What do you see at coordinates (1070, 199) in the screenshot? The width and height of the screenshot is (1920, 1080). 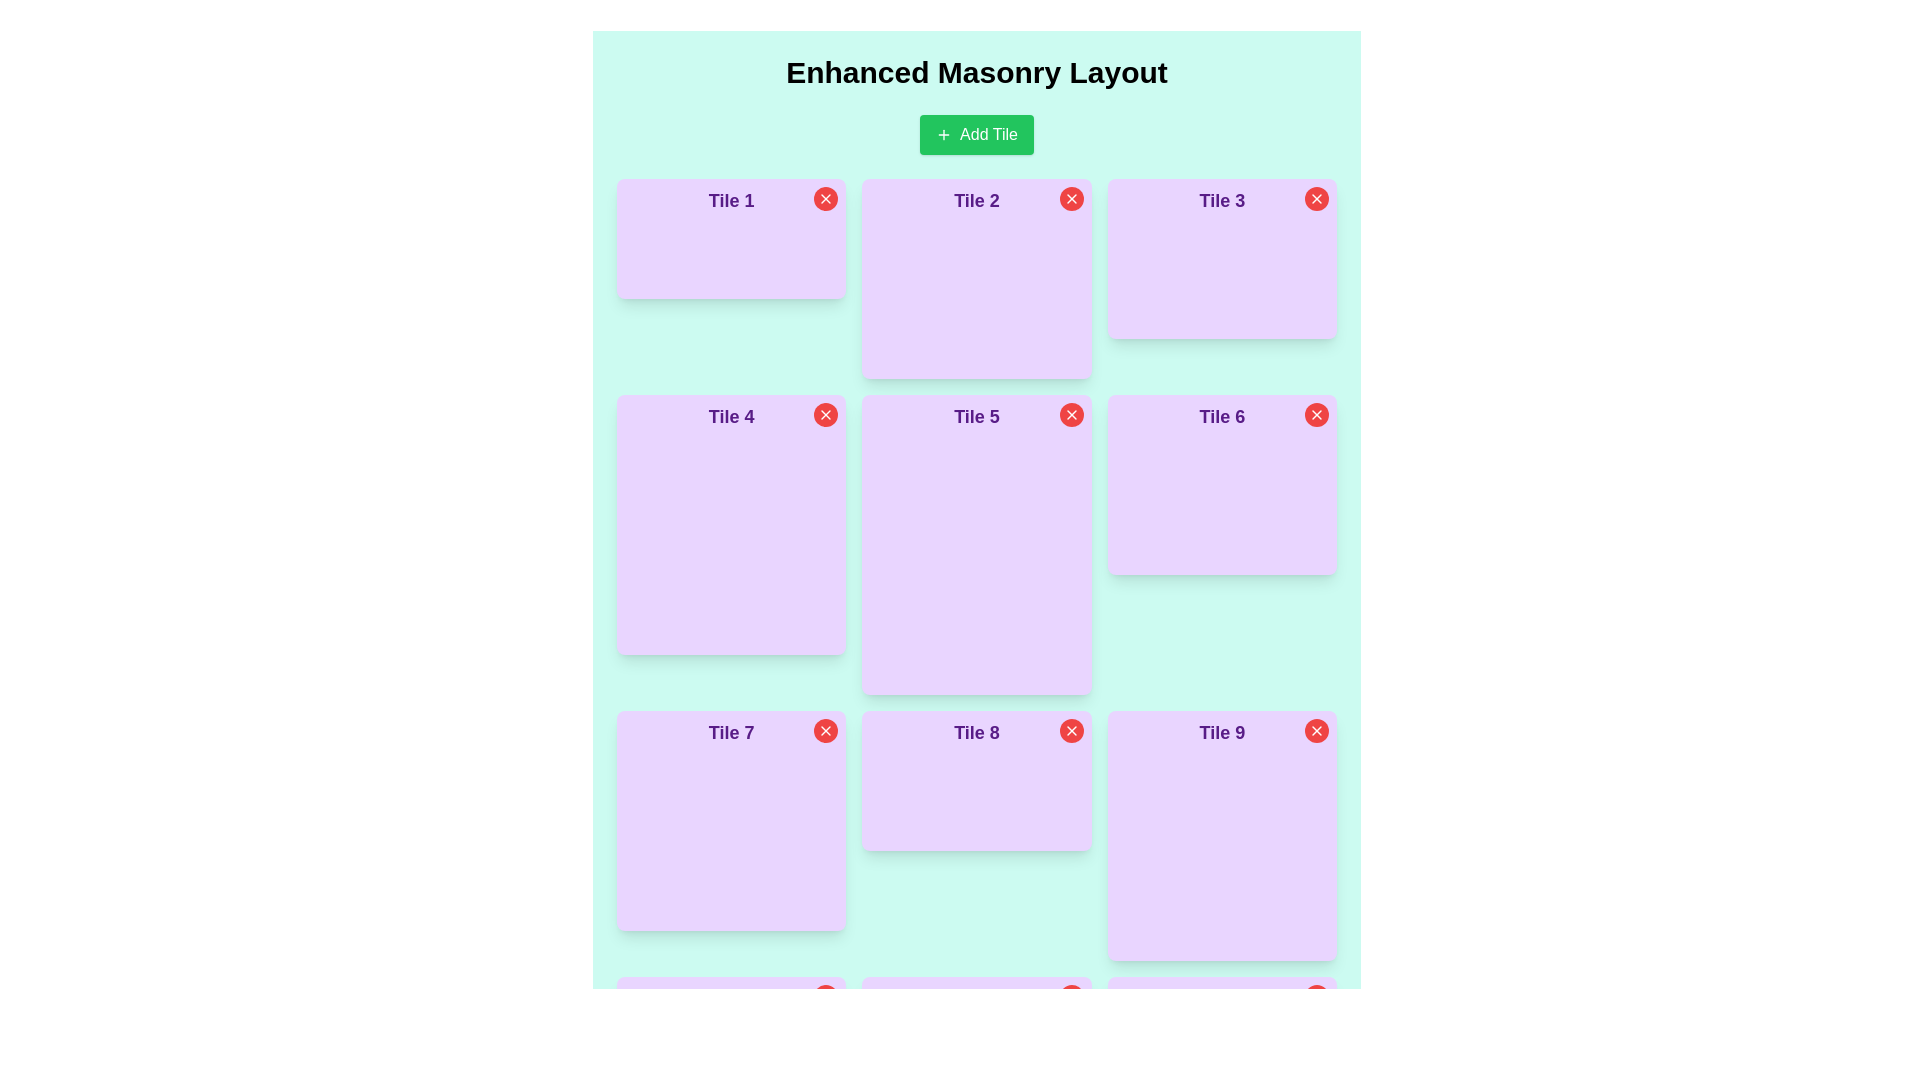 I see `the 'remove' button located in the top-right corner of the tile labeled 'Tile 2'` at bounding box center [1070, 199].